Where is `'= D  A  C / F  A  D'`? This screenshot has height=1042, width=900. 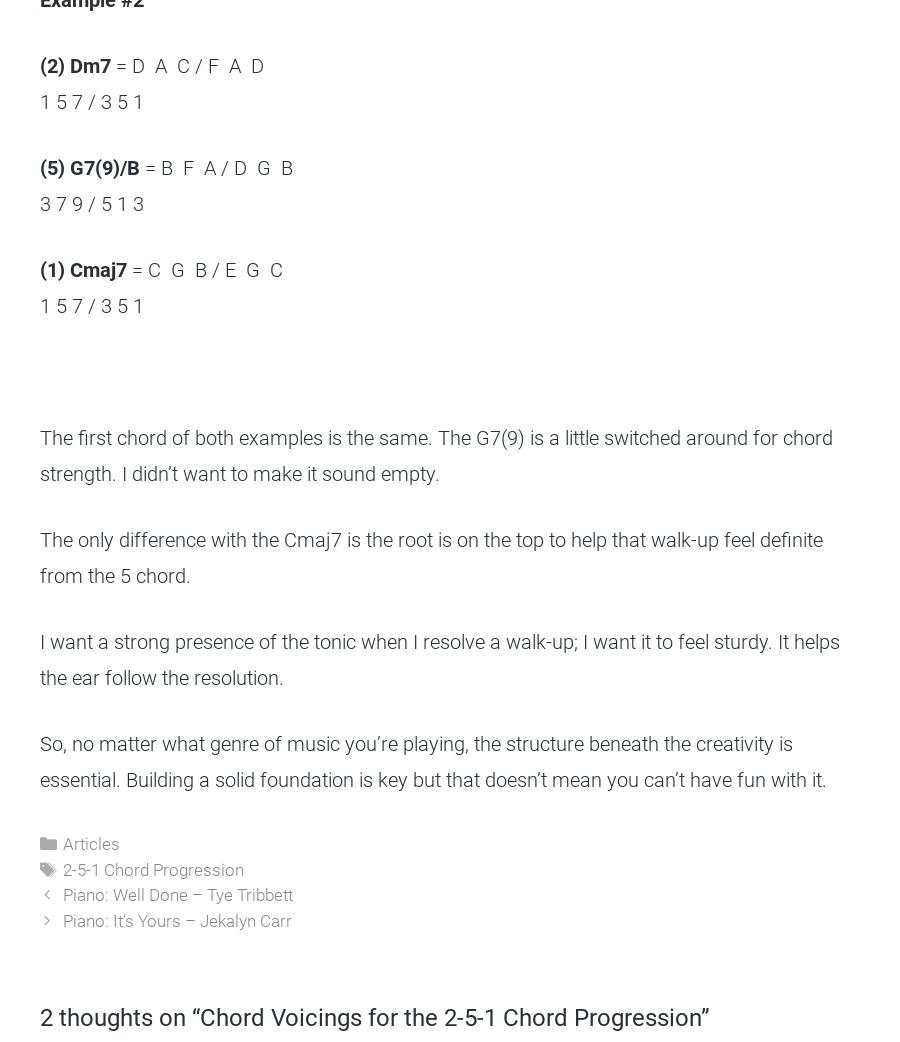
'= D  A  C / F  A  D' is located at coordinates (187, 64).